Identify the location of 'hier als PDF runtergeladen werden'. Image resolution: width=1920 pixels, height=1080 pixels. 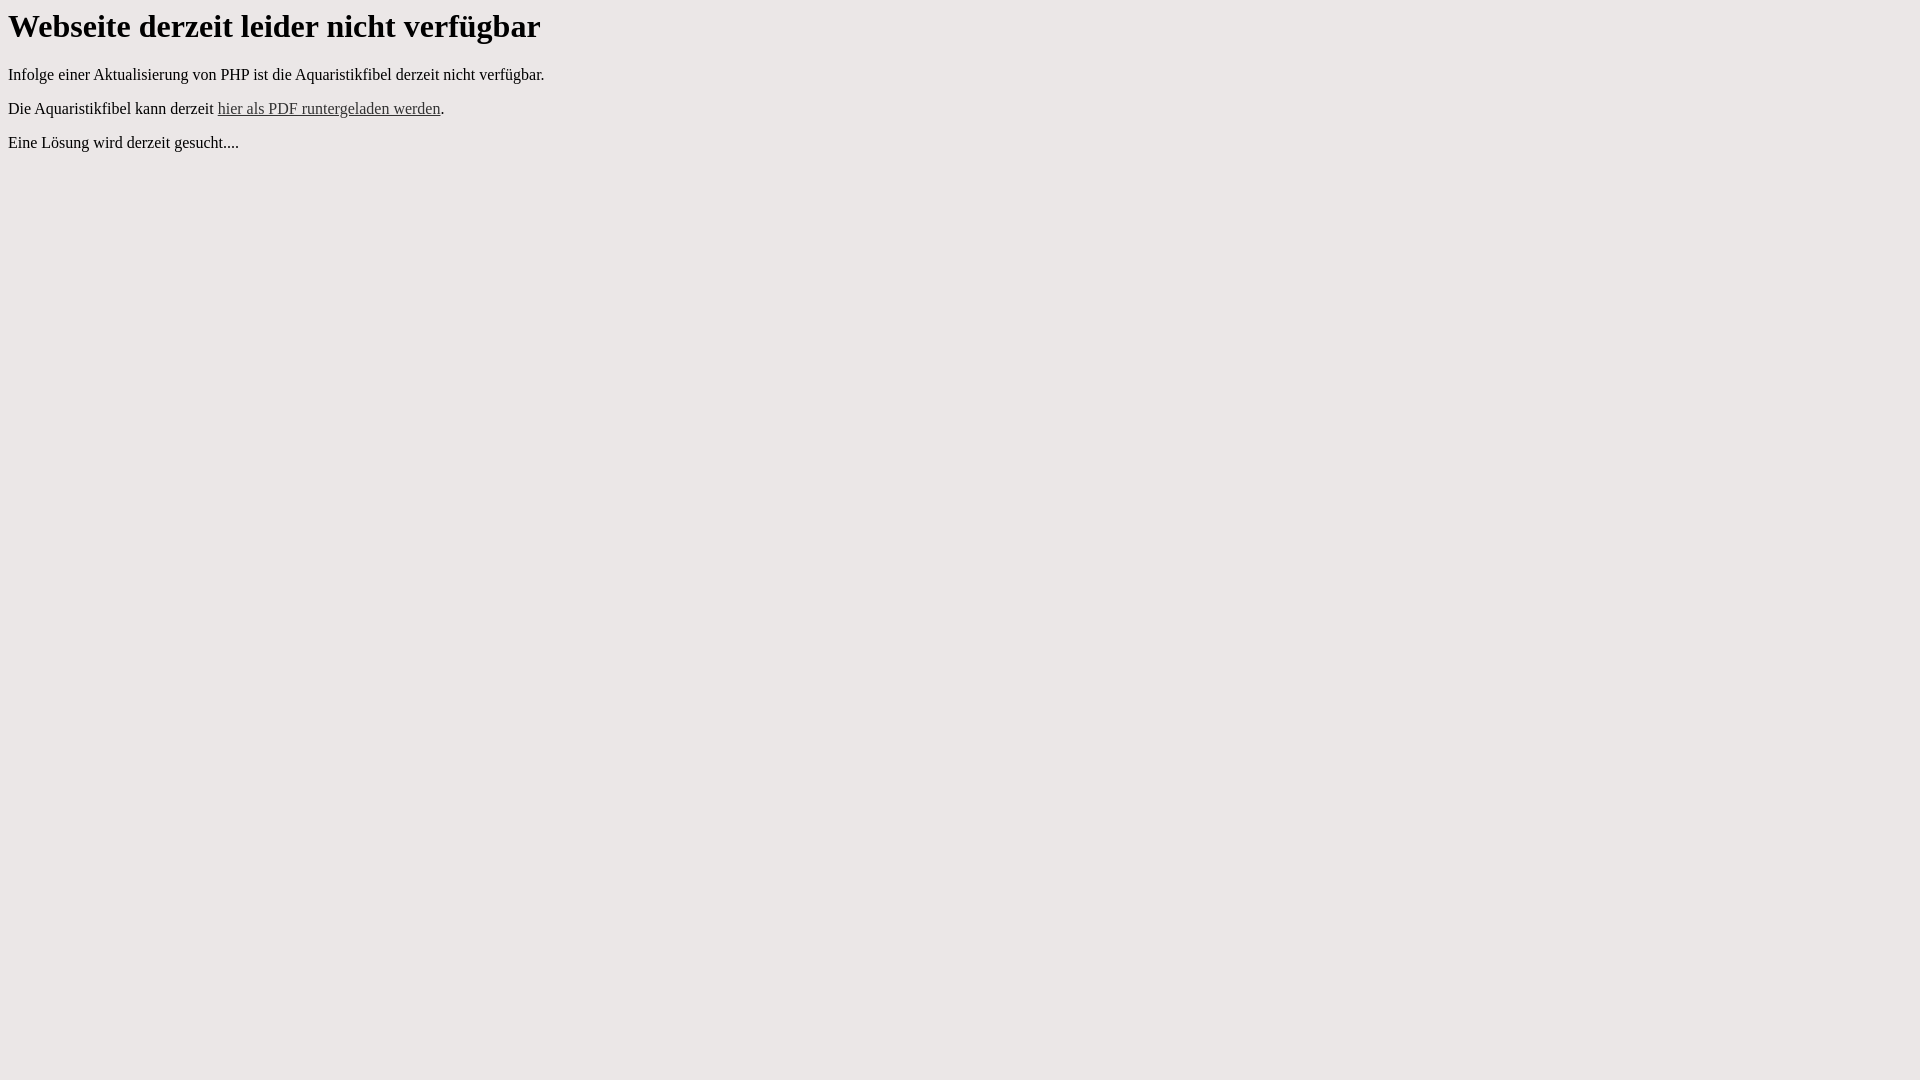
(217, 108).